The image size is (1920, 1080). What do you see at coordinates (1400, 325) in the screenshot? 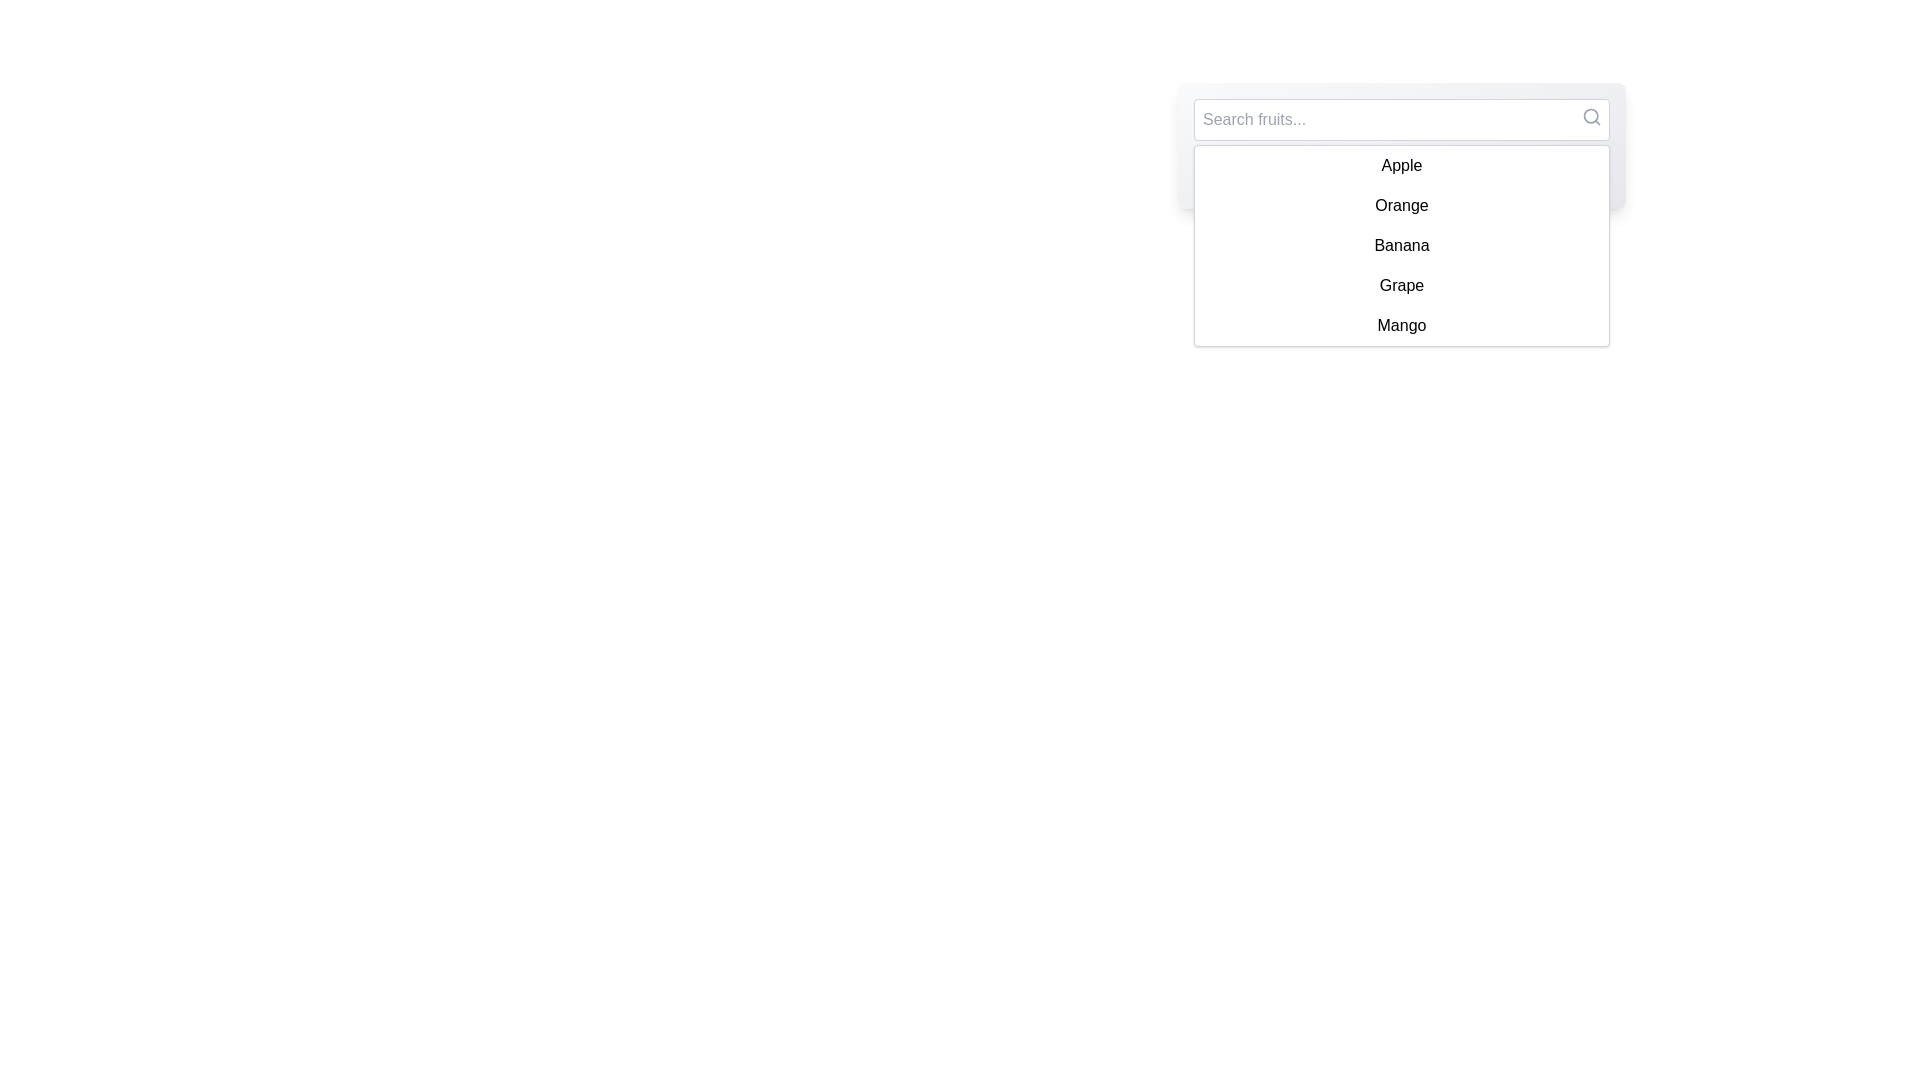
I see `the fifth item in the dropdown menu, located below 'Grape' and above the dropdown border` at bounding box center [1400, 325].